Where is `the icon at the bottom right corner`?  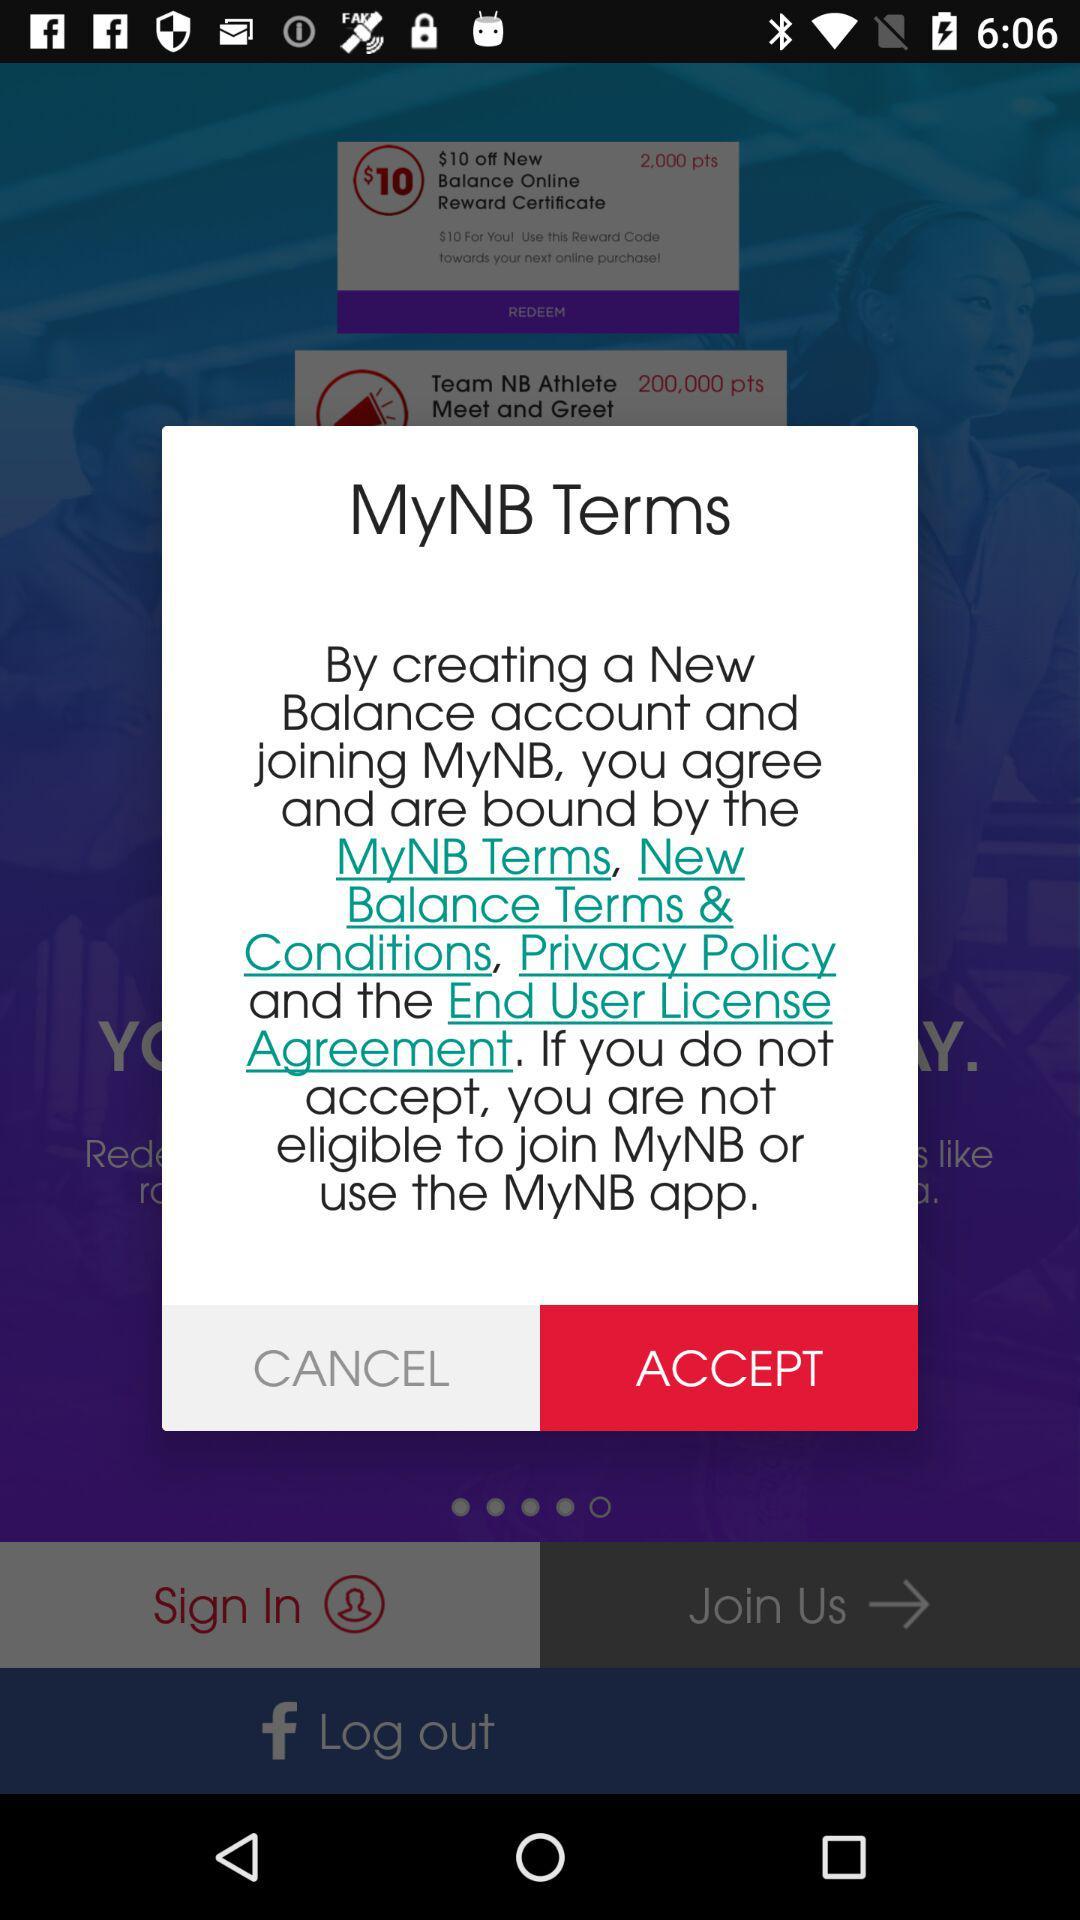 the icon at the bottom right corner is located at coordinates (729, 1367).